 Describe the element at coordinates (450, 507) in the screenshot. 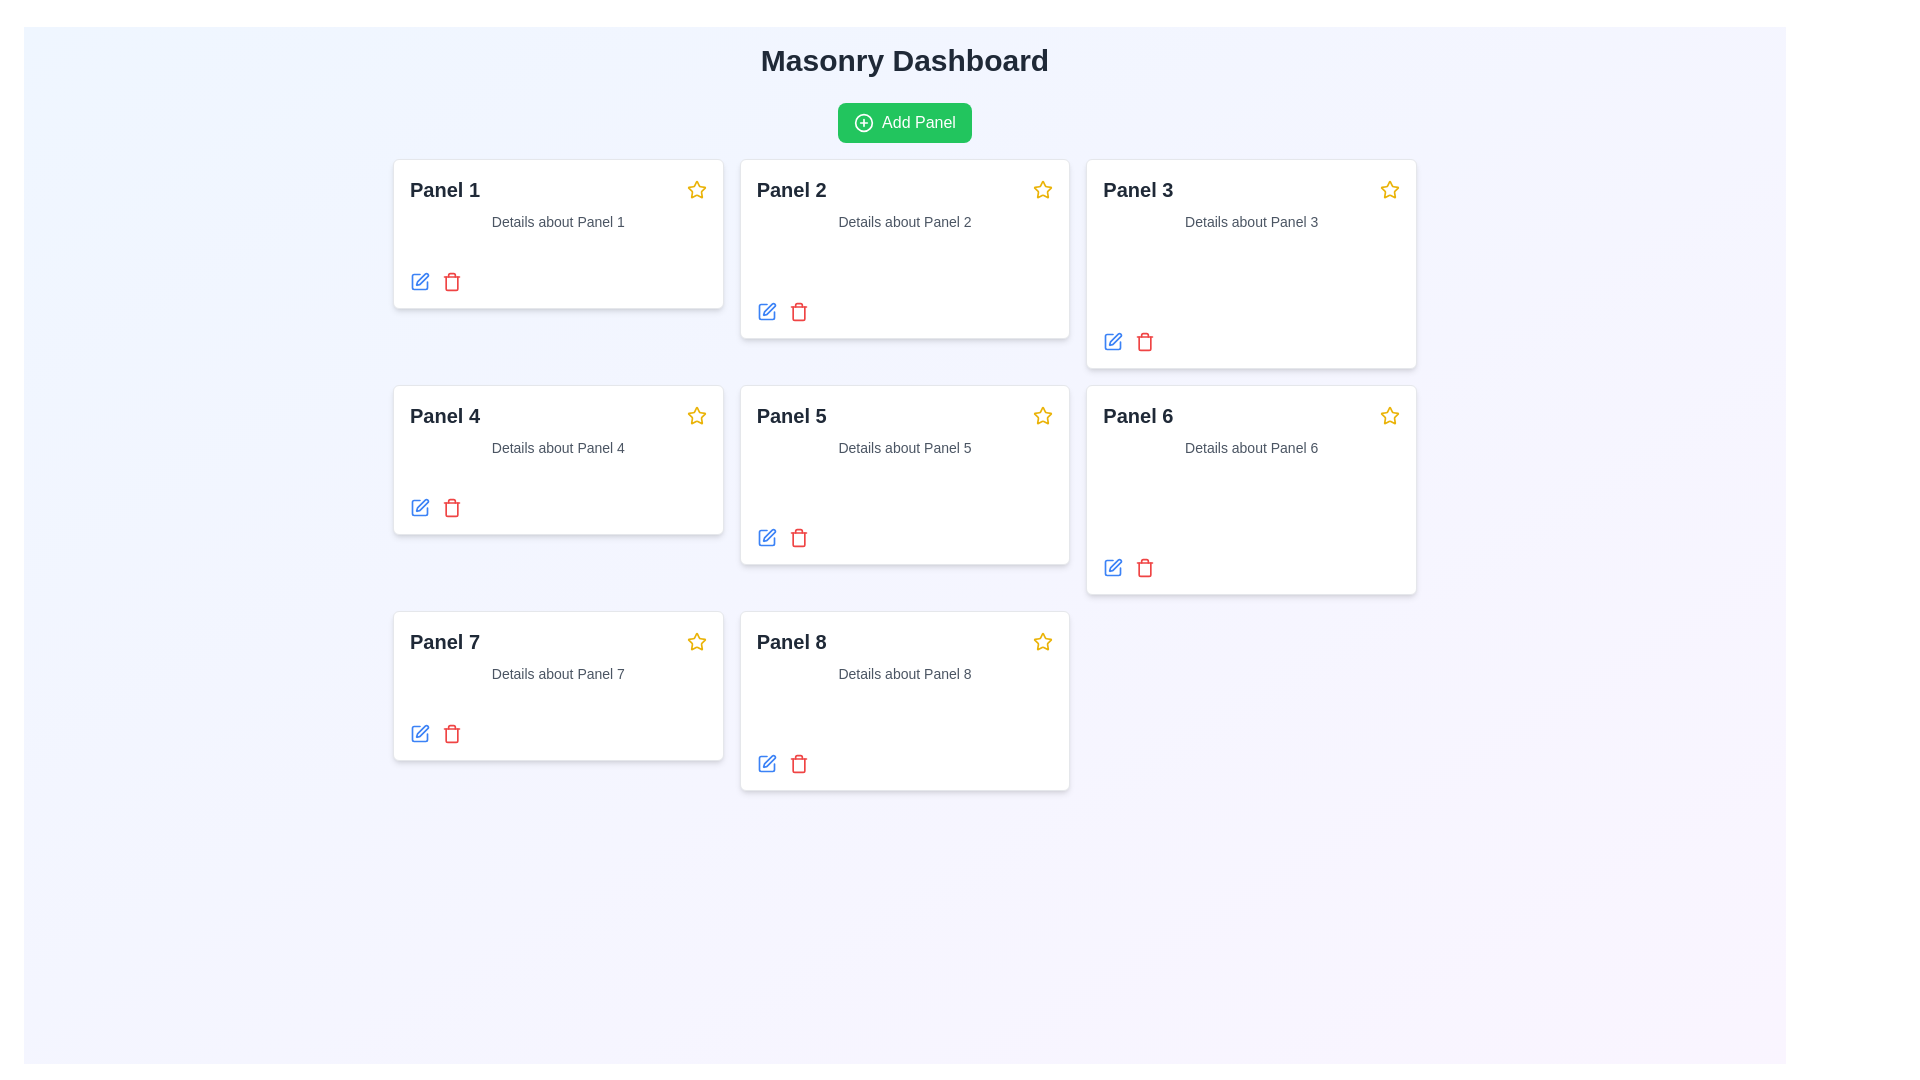

I see `the red trash icon button located in 'Panel 4'` at that location.